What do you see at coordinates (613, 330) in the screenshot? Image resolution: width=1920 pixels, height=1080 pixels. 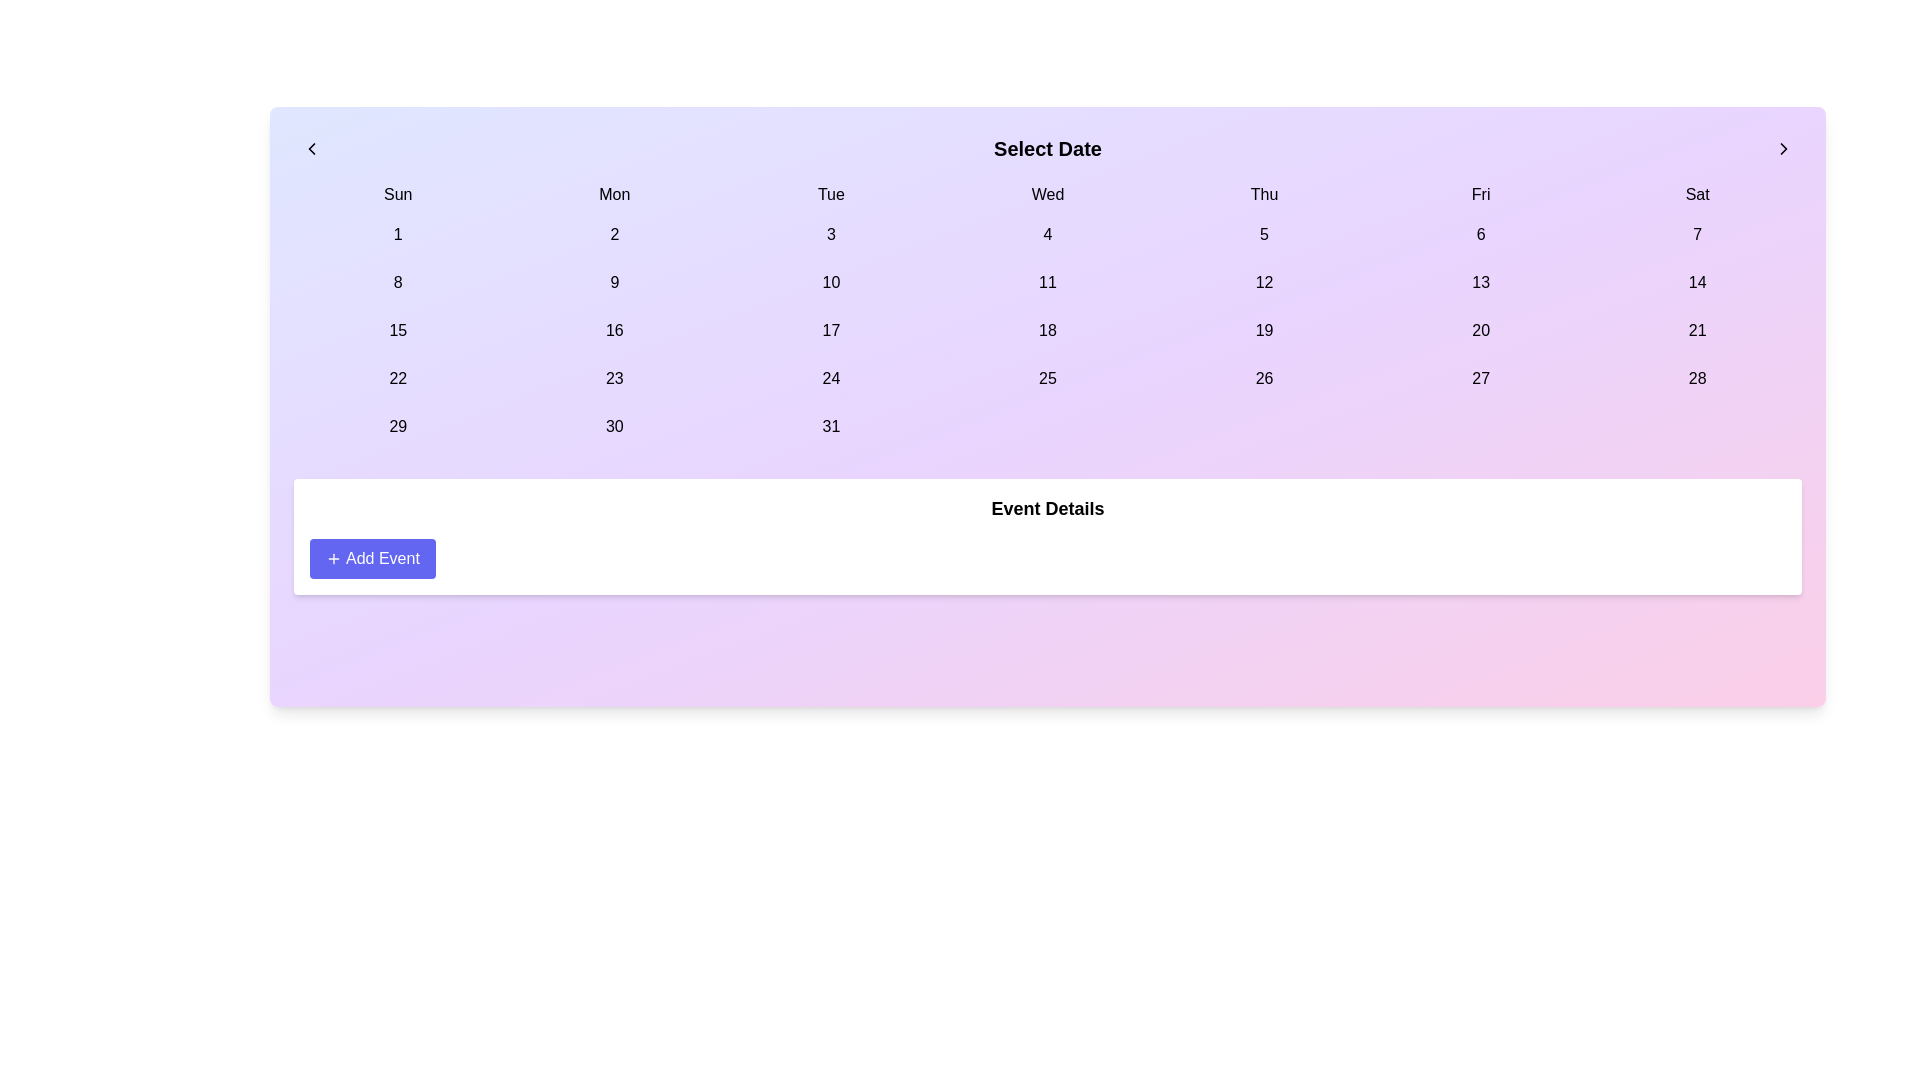 I see `the button representing the 16th day of the month in the calendar located in the third row and second column under the 'Mon' column heading` at bounding box center [613, 330].